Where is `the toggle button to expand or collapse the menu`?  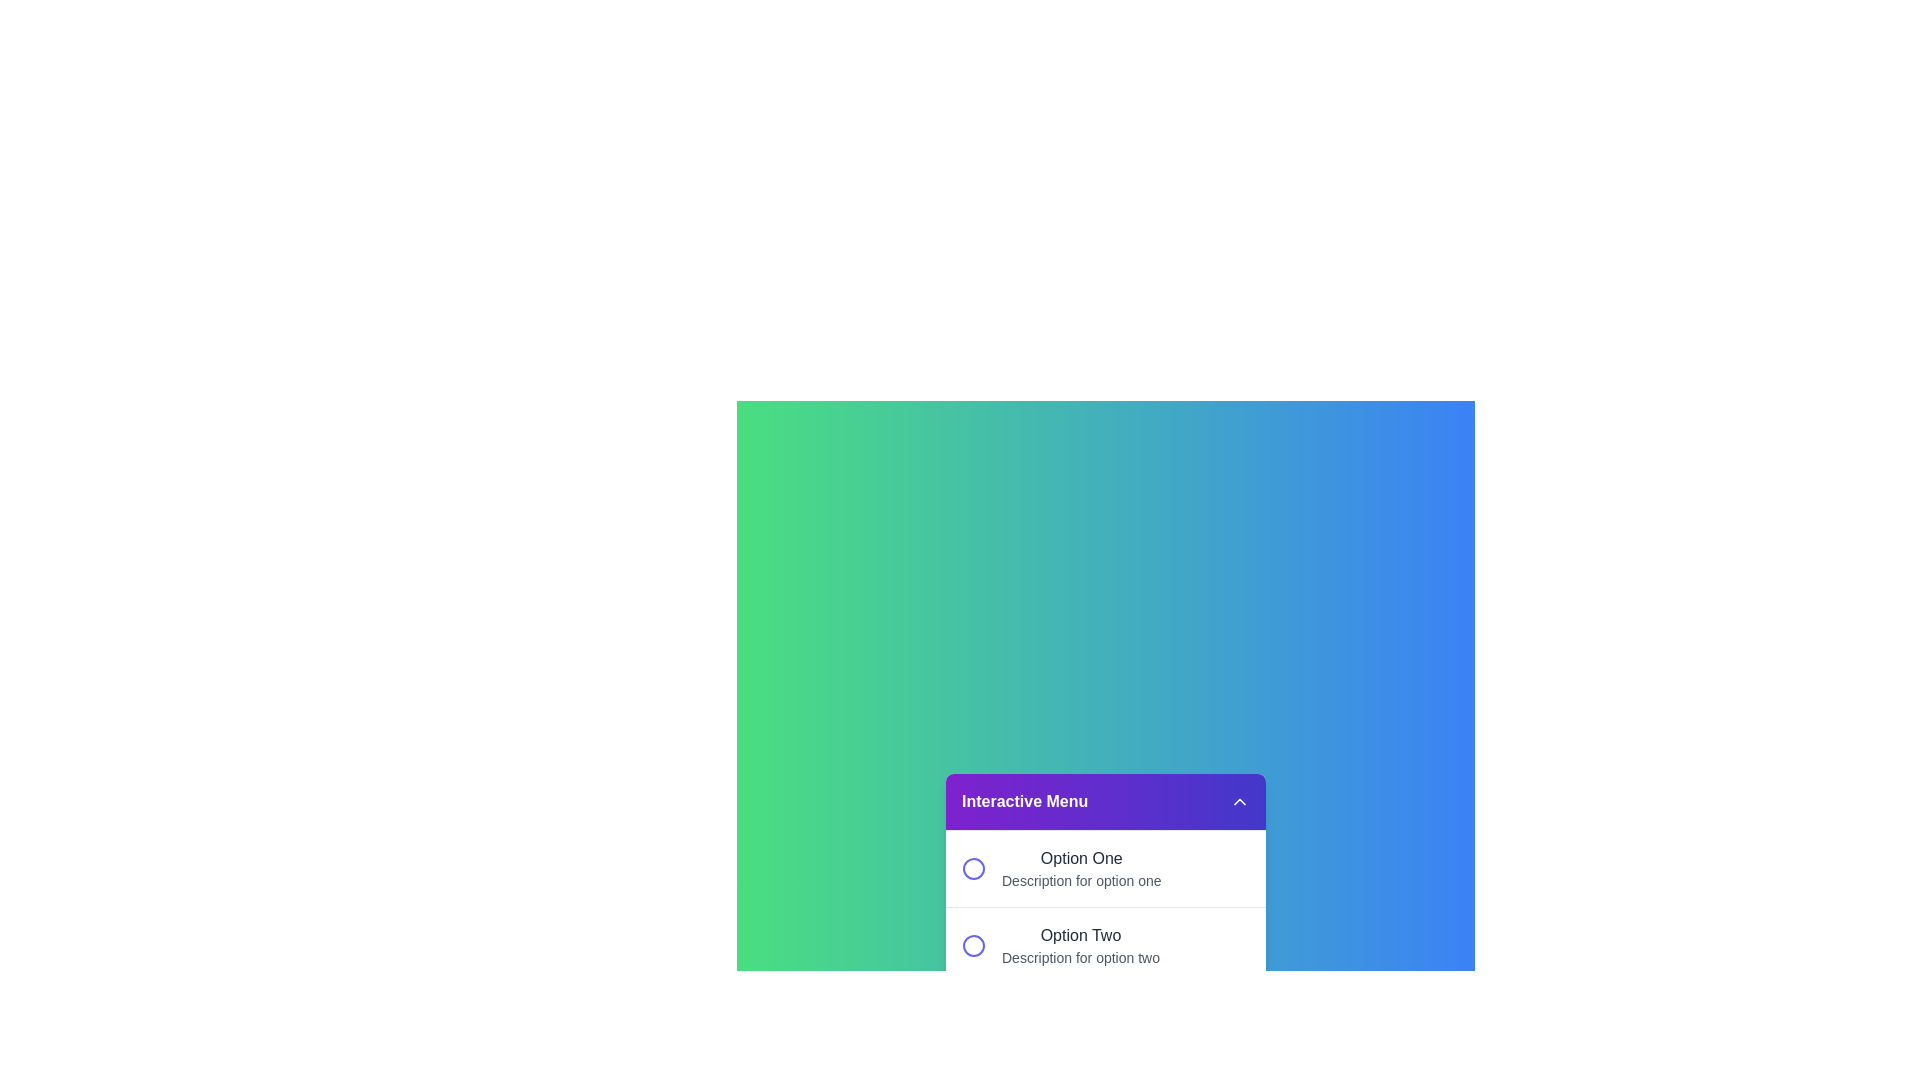
the toggle button to expand or collapse the menu is located at coordinates (1238, 800).